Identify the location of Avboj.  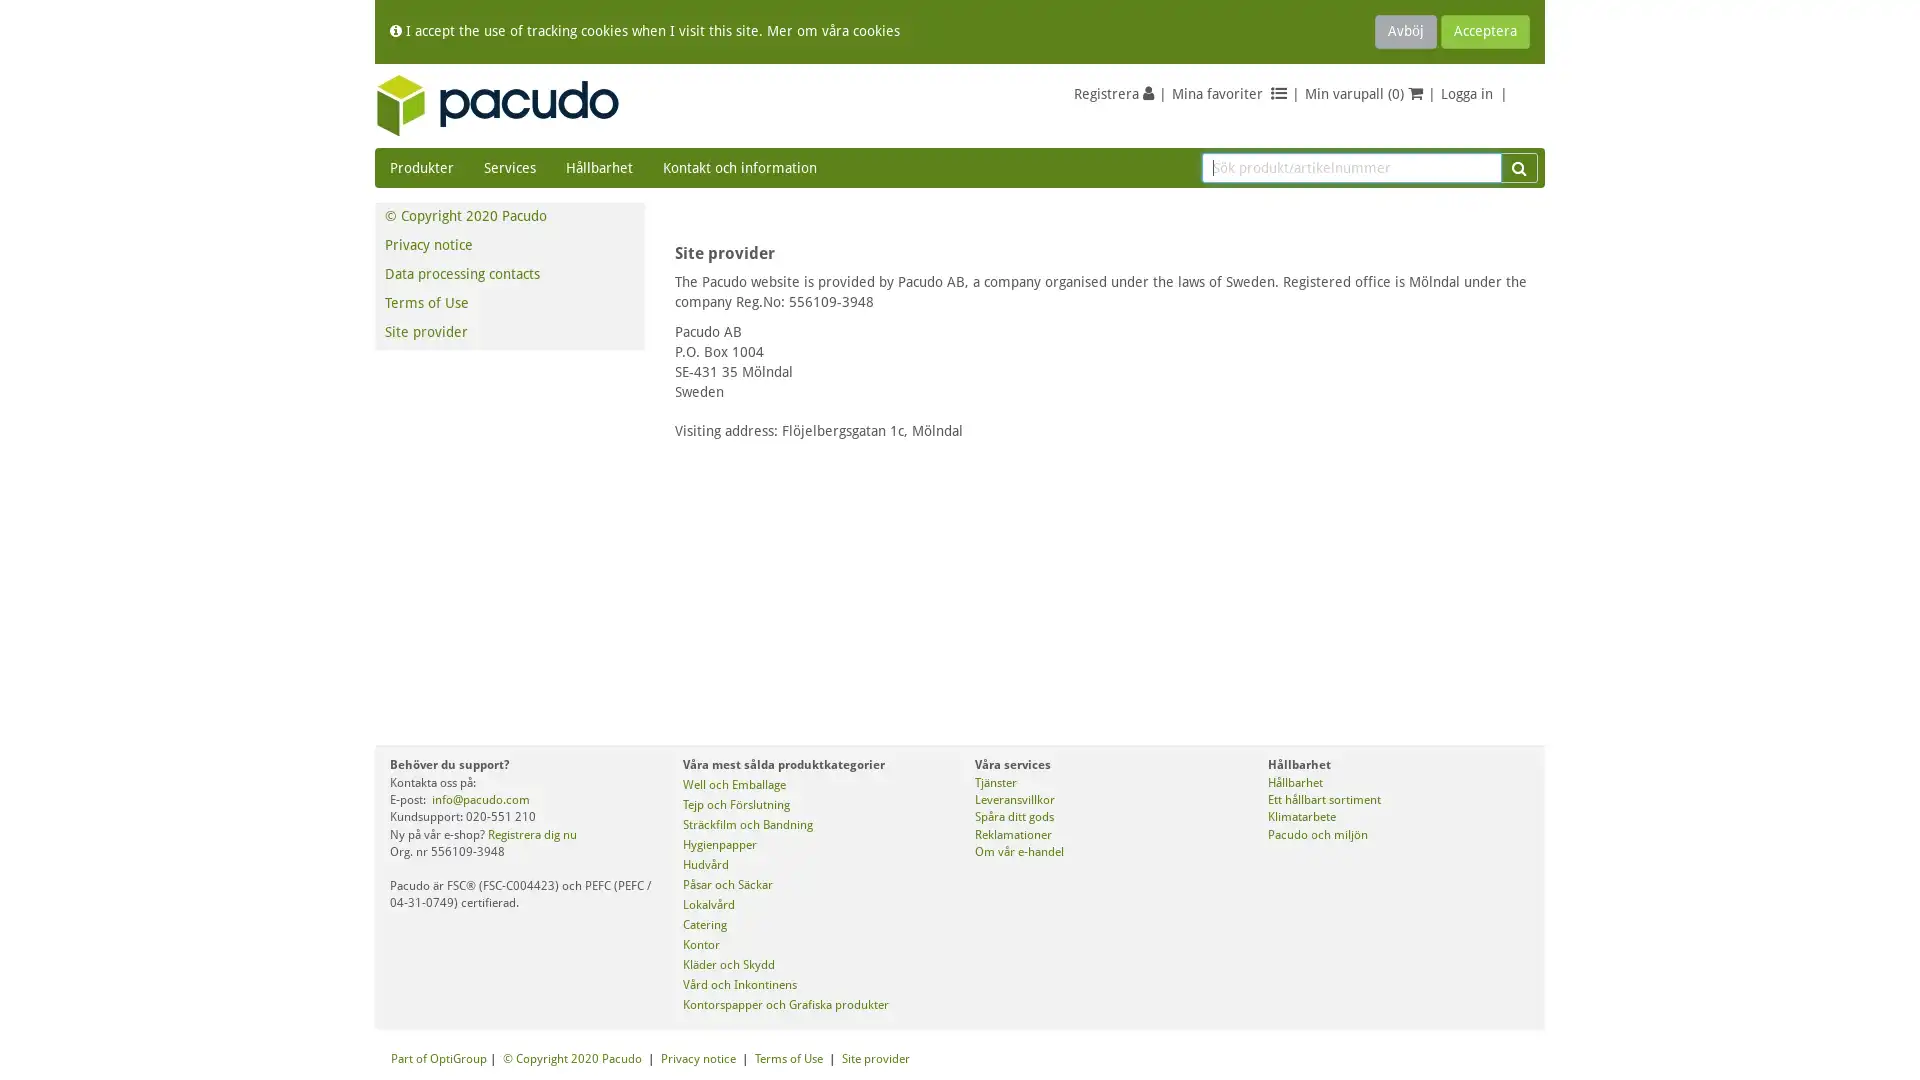
(1405, 31).